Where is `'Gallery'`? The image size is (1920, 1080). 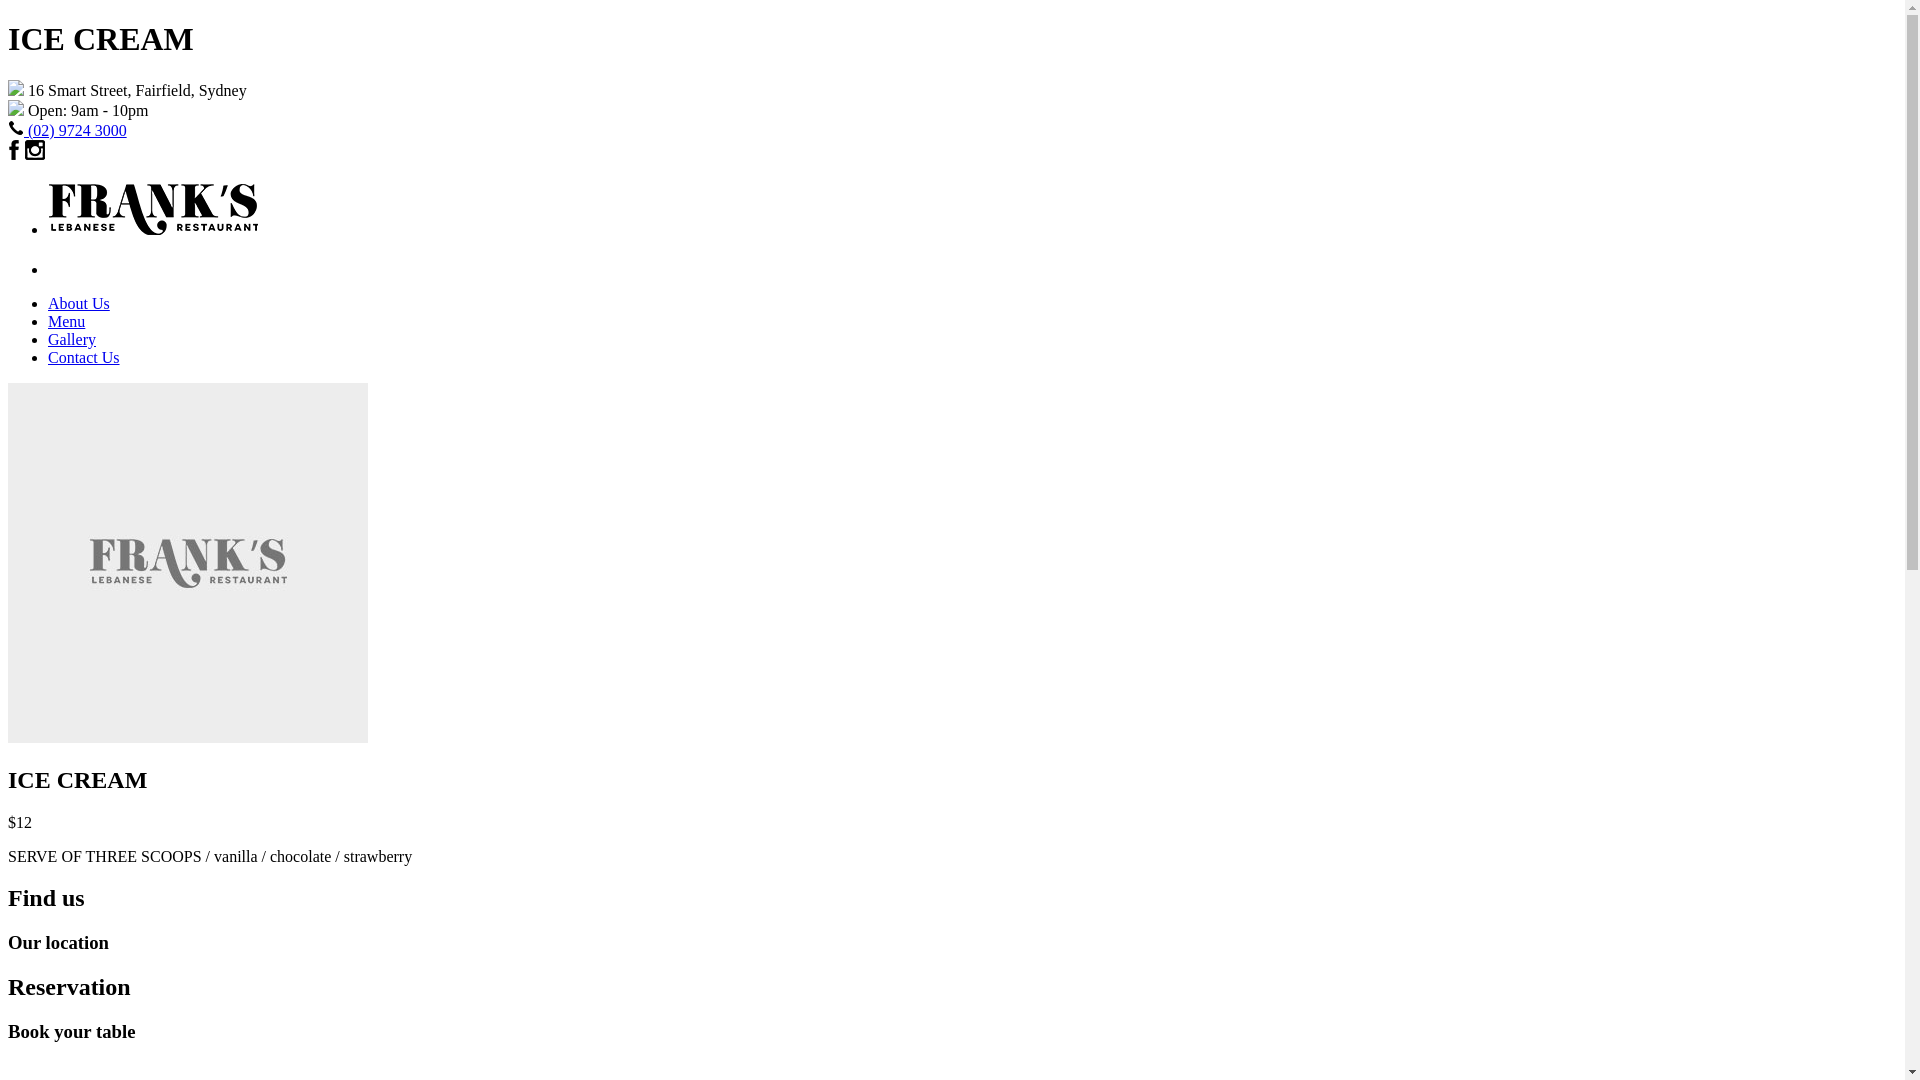
'Gallery' is located at coordinates (72, 338).